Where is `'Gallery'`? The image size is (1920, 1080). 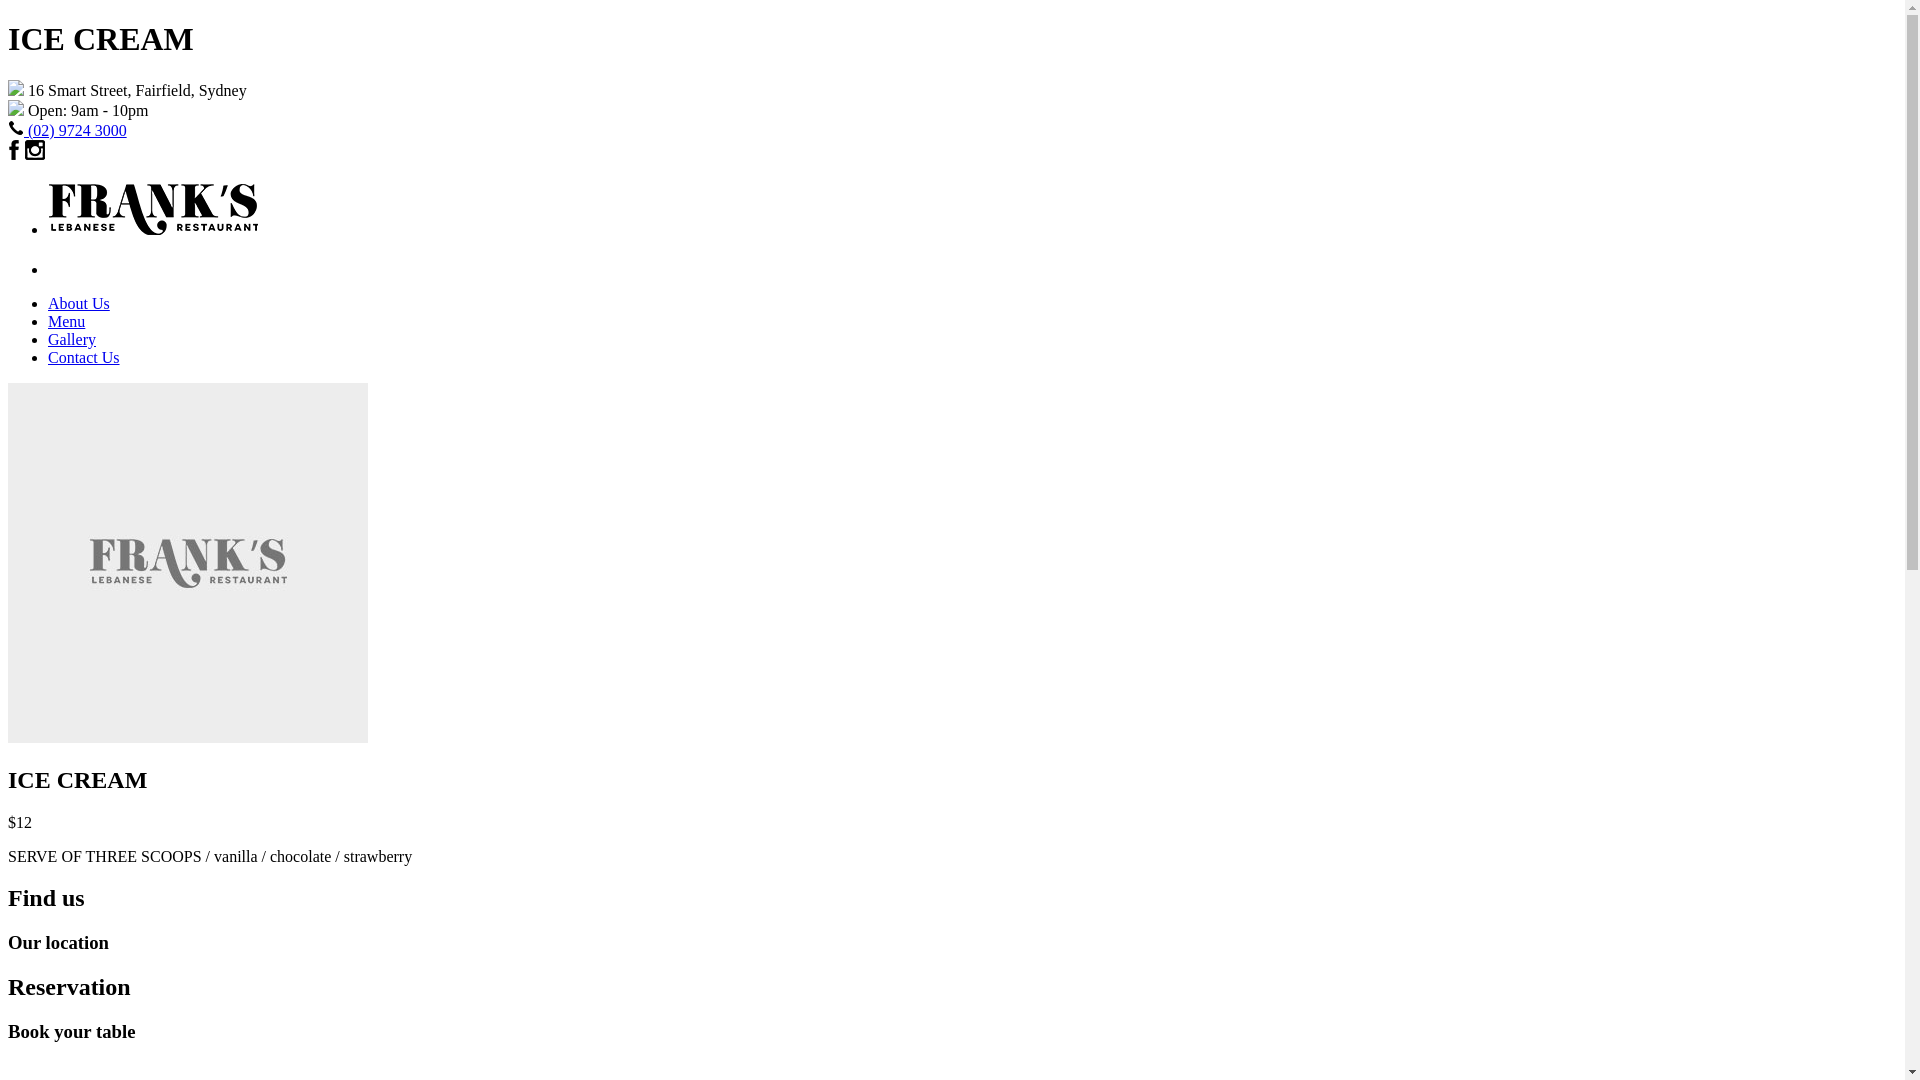
'Gallery' is located at coordinates (72, 338).